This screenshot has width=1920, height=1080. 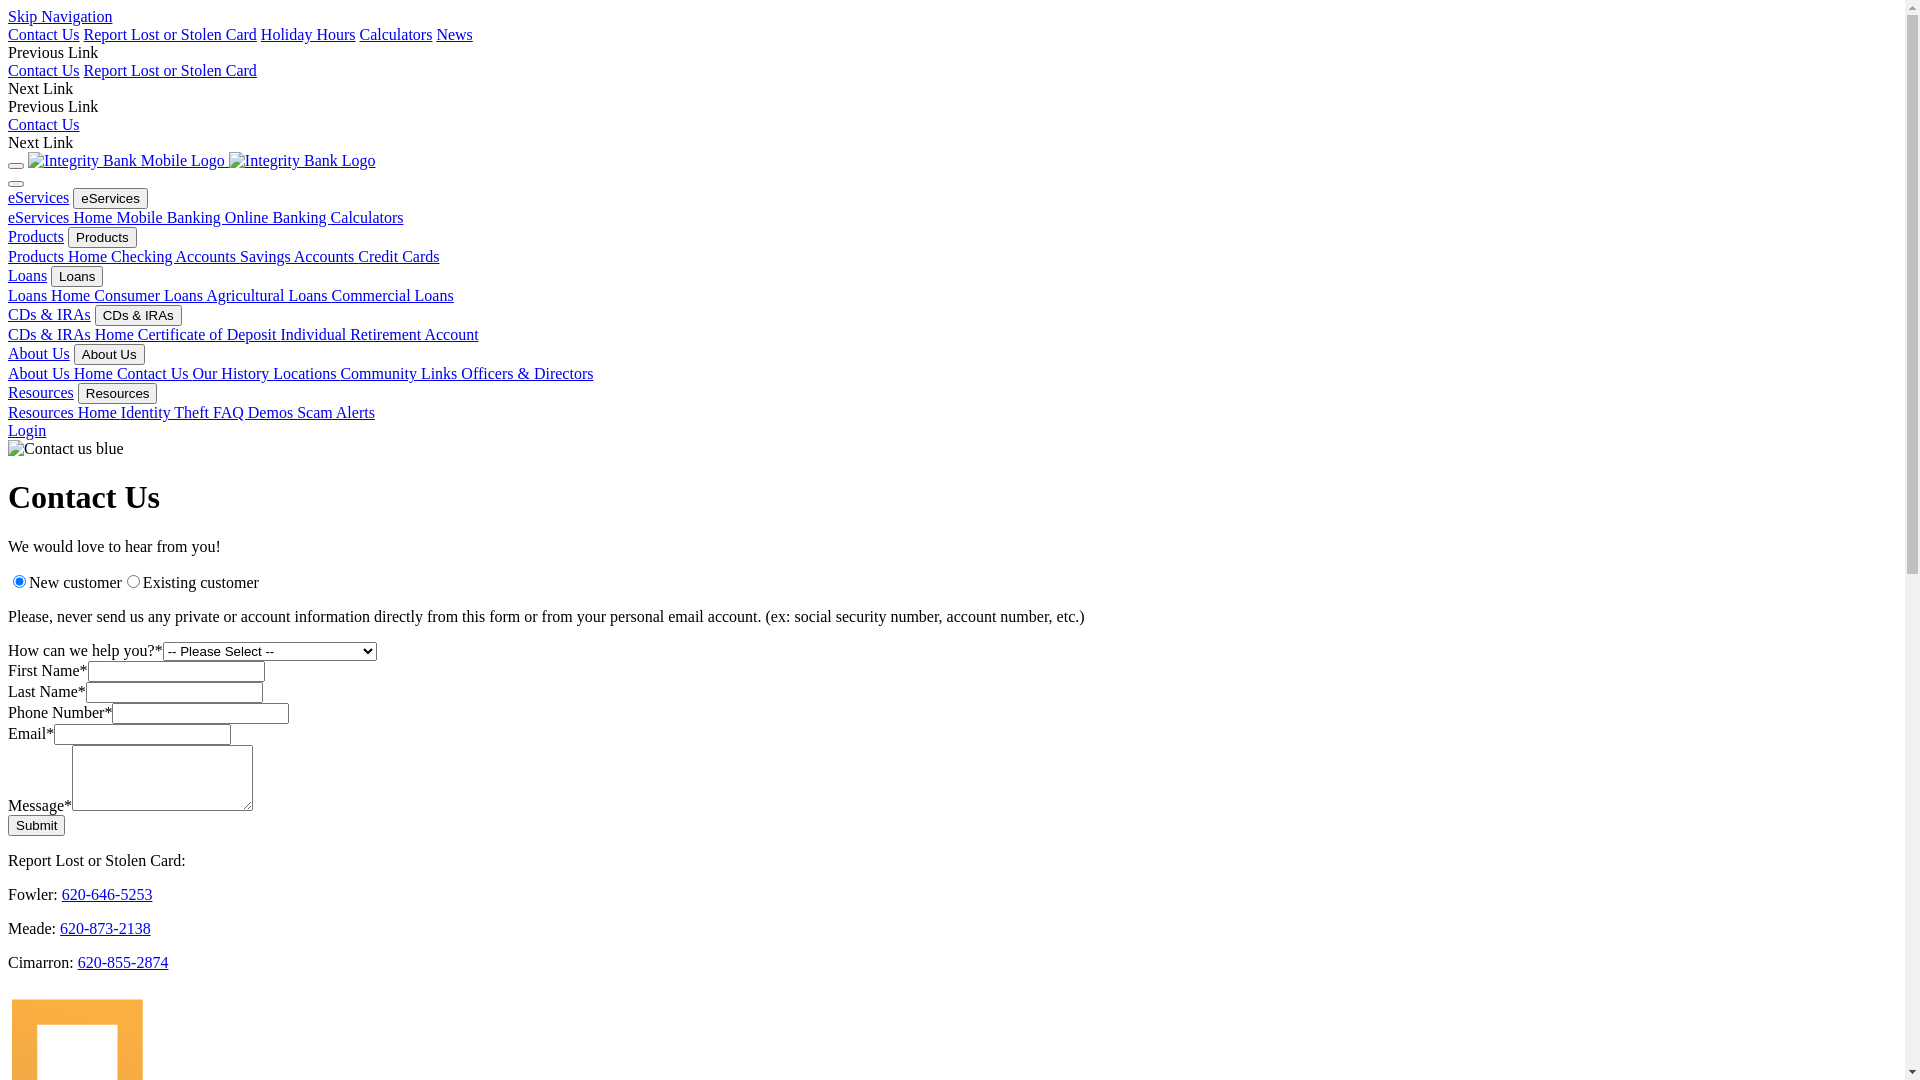 I want to click on 'Individual Retirement Account', so click(x=379, y=333).